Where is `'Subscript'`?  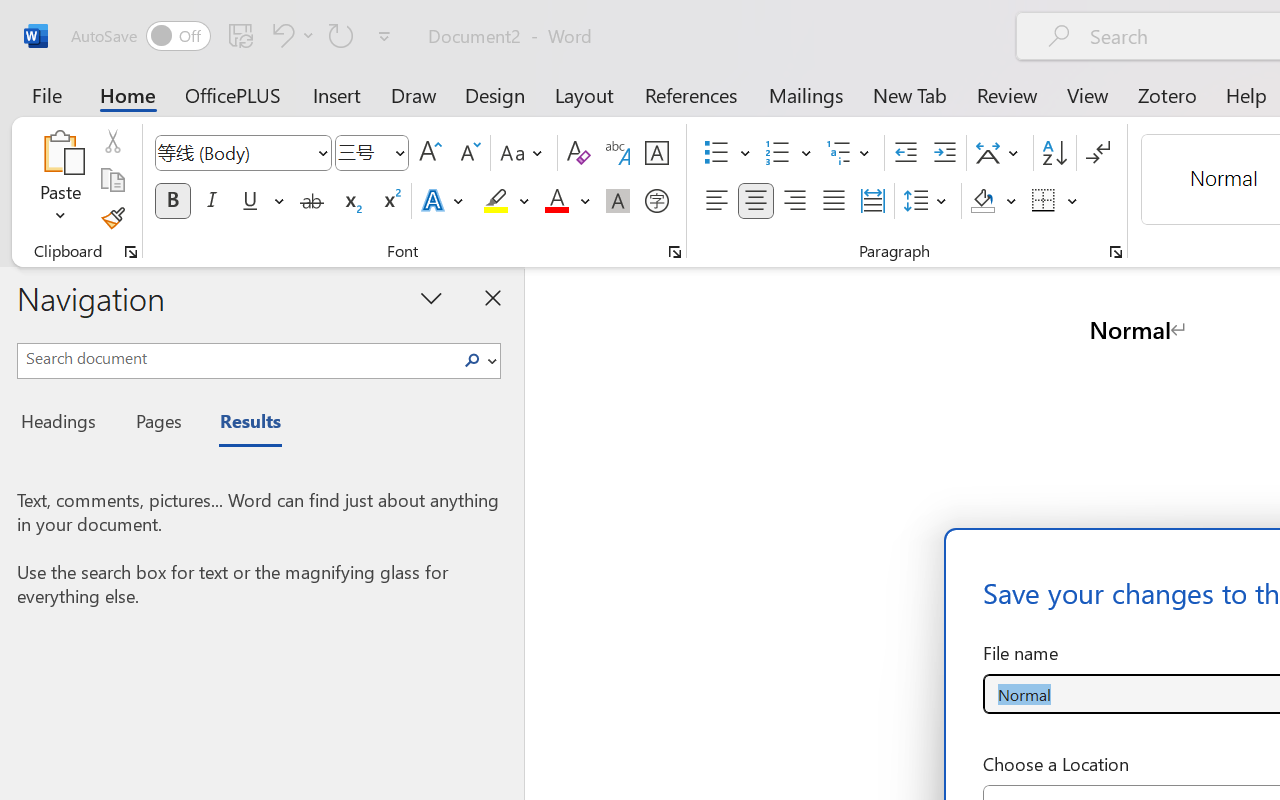
'Subscript' is located at coordinates (350, 201).